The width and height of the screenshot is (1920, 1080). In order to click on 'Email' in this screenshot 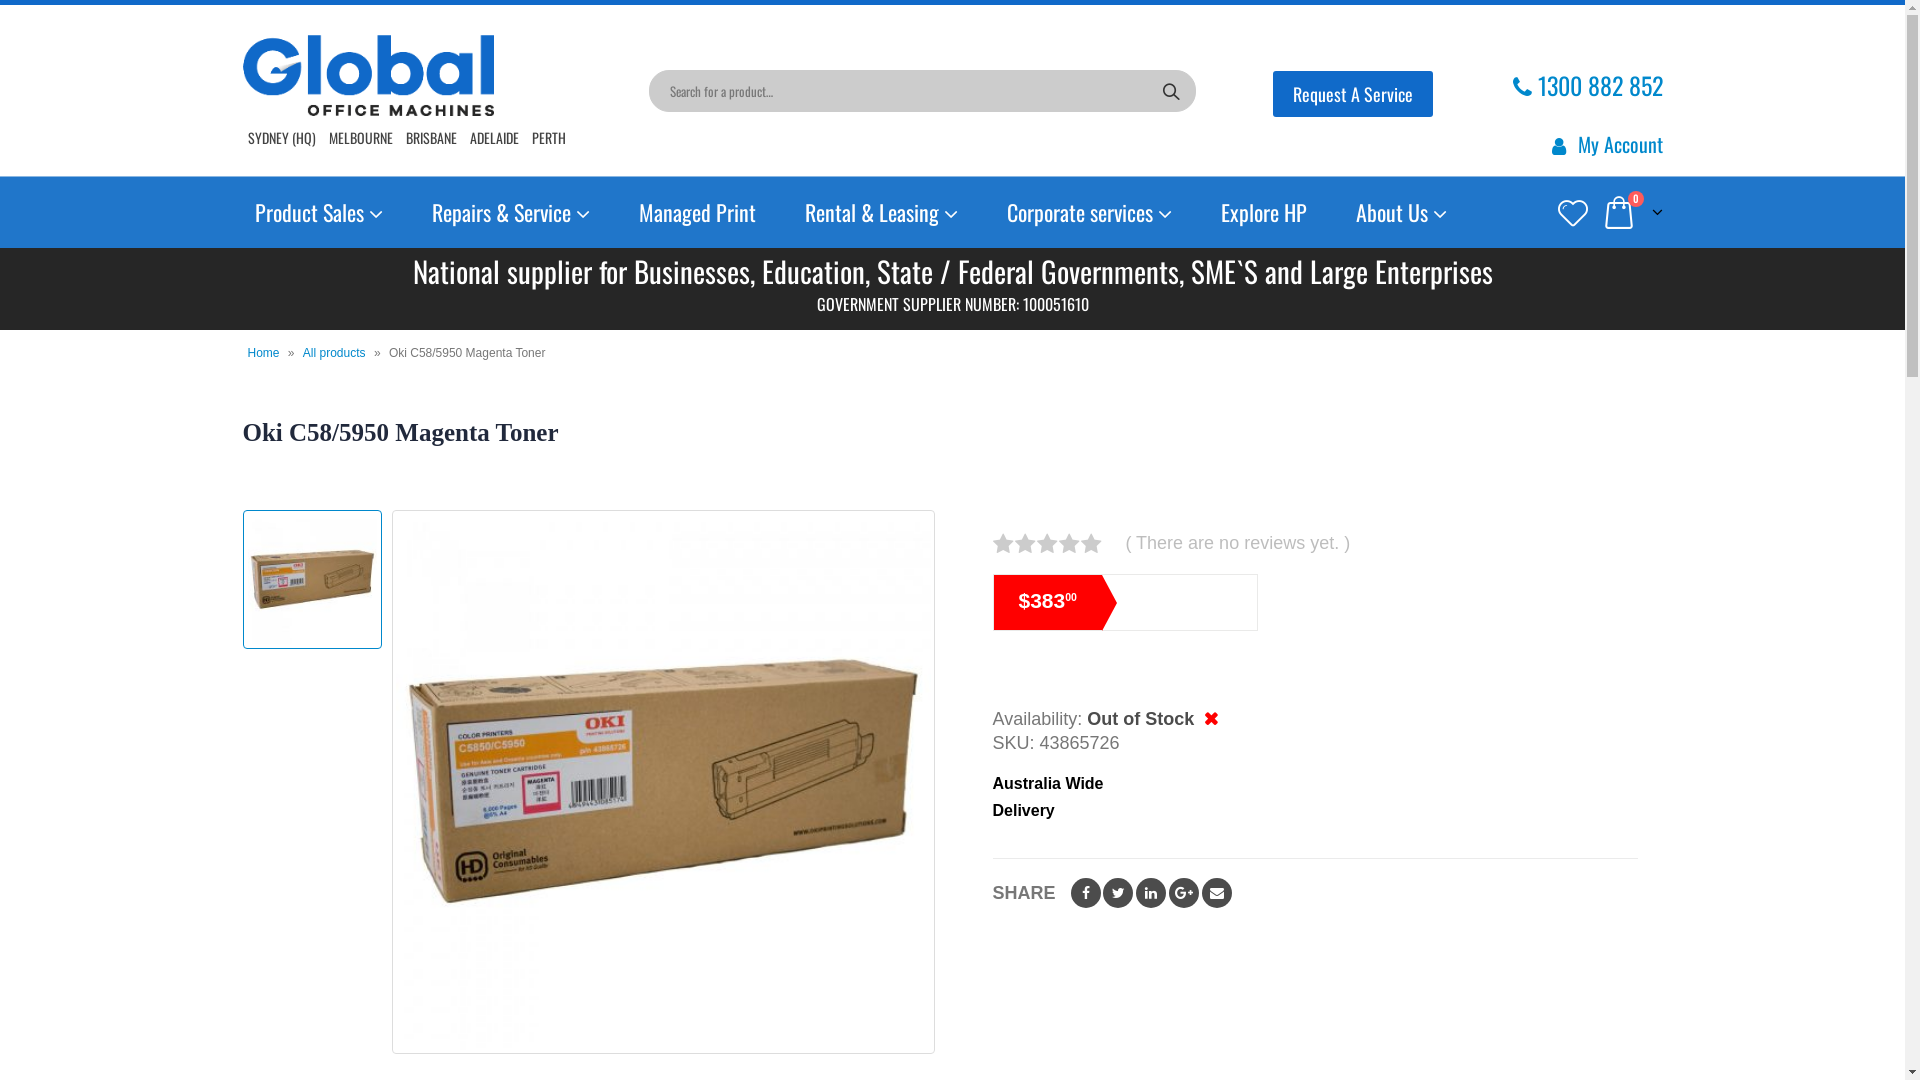, I will do `click(1216, 892)`.